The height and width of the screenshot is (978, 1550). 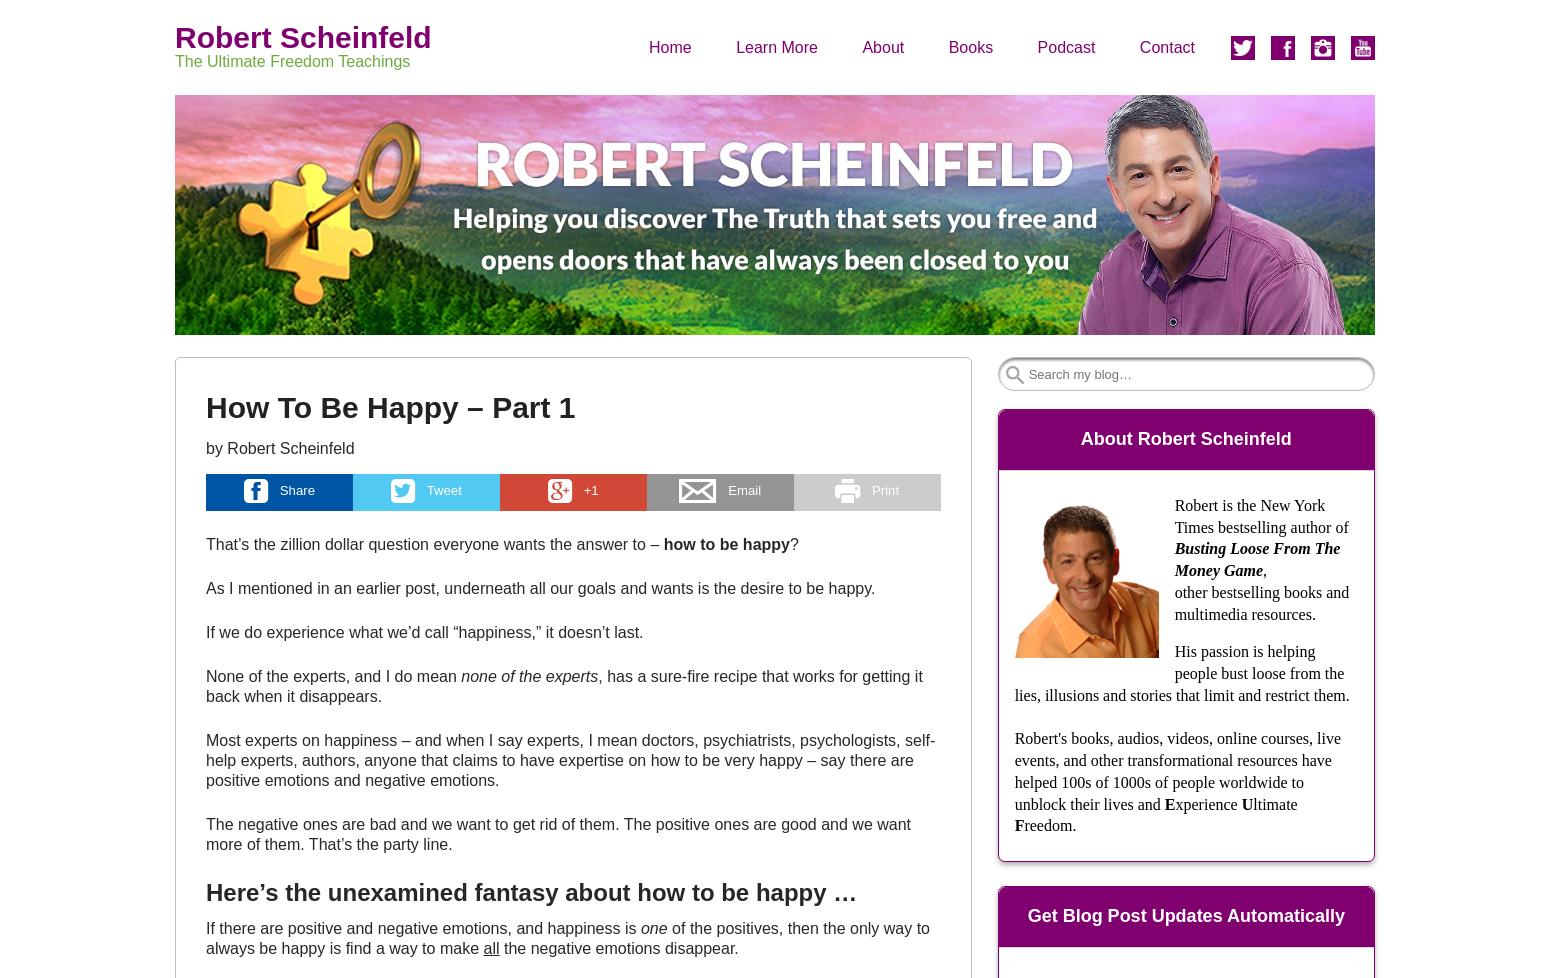 I want to click on 'Follow me on Twitter', so click(x=1231, y=115).